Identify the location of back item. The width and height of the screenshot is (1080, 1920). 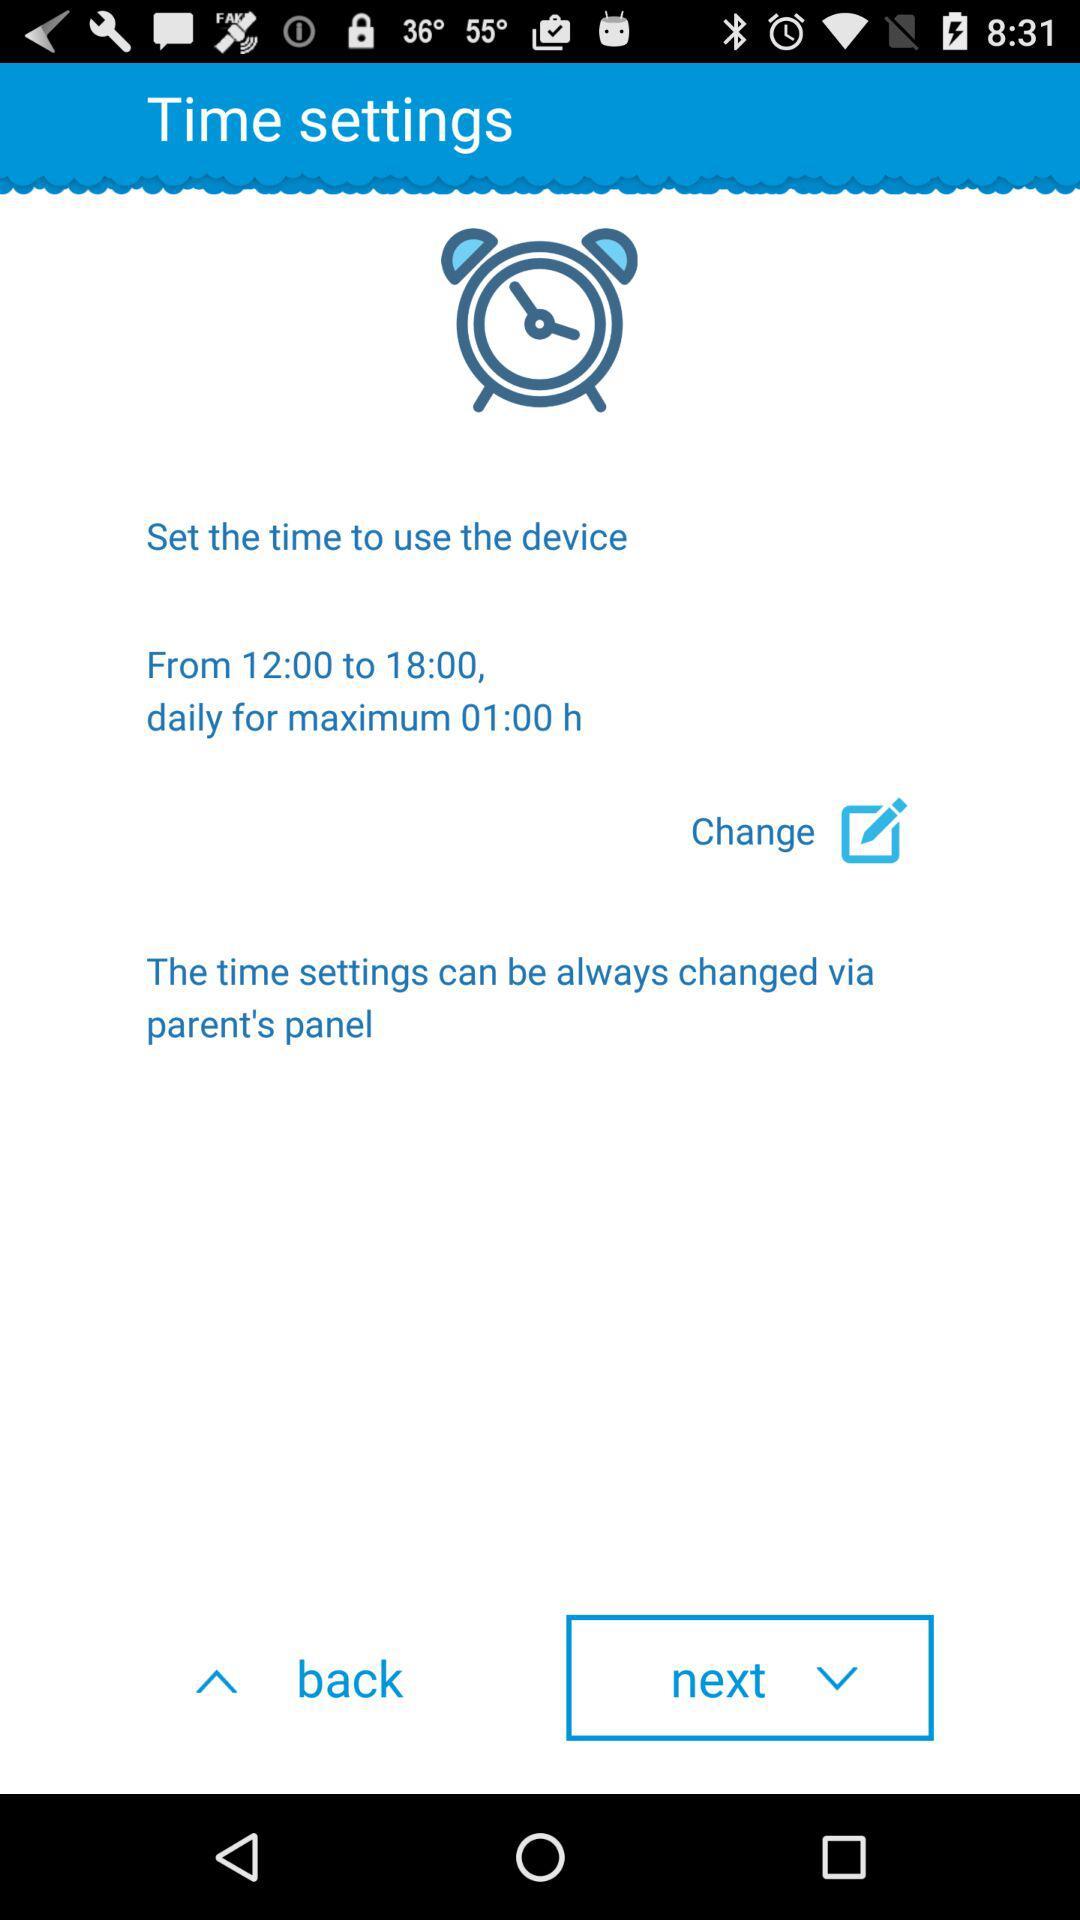
(329, 1677).